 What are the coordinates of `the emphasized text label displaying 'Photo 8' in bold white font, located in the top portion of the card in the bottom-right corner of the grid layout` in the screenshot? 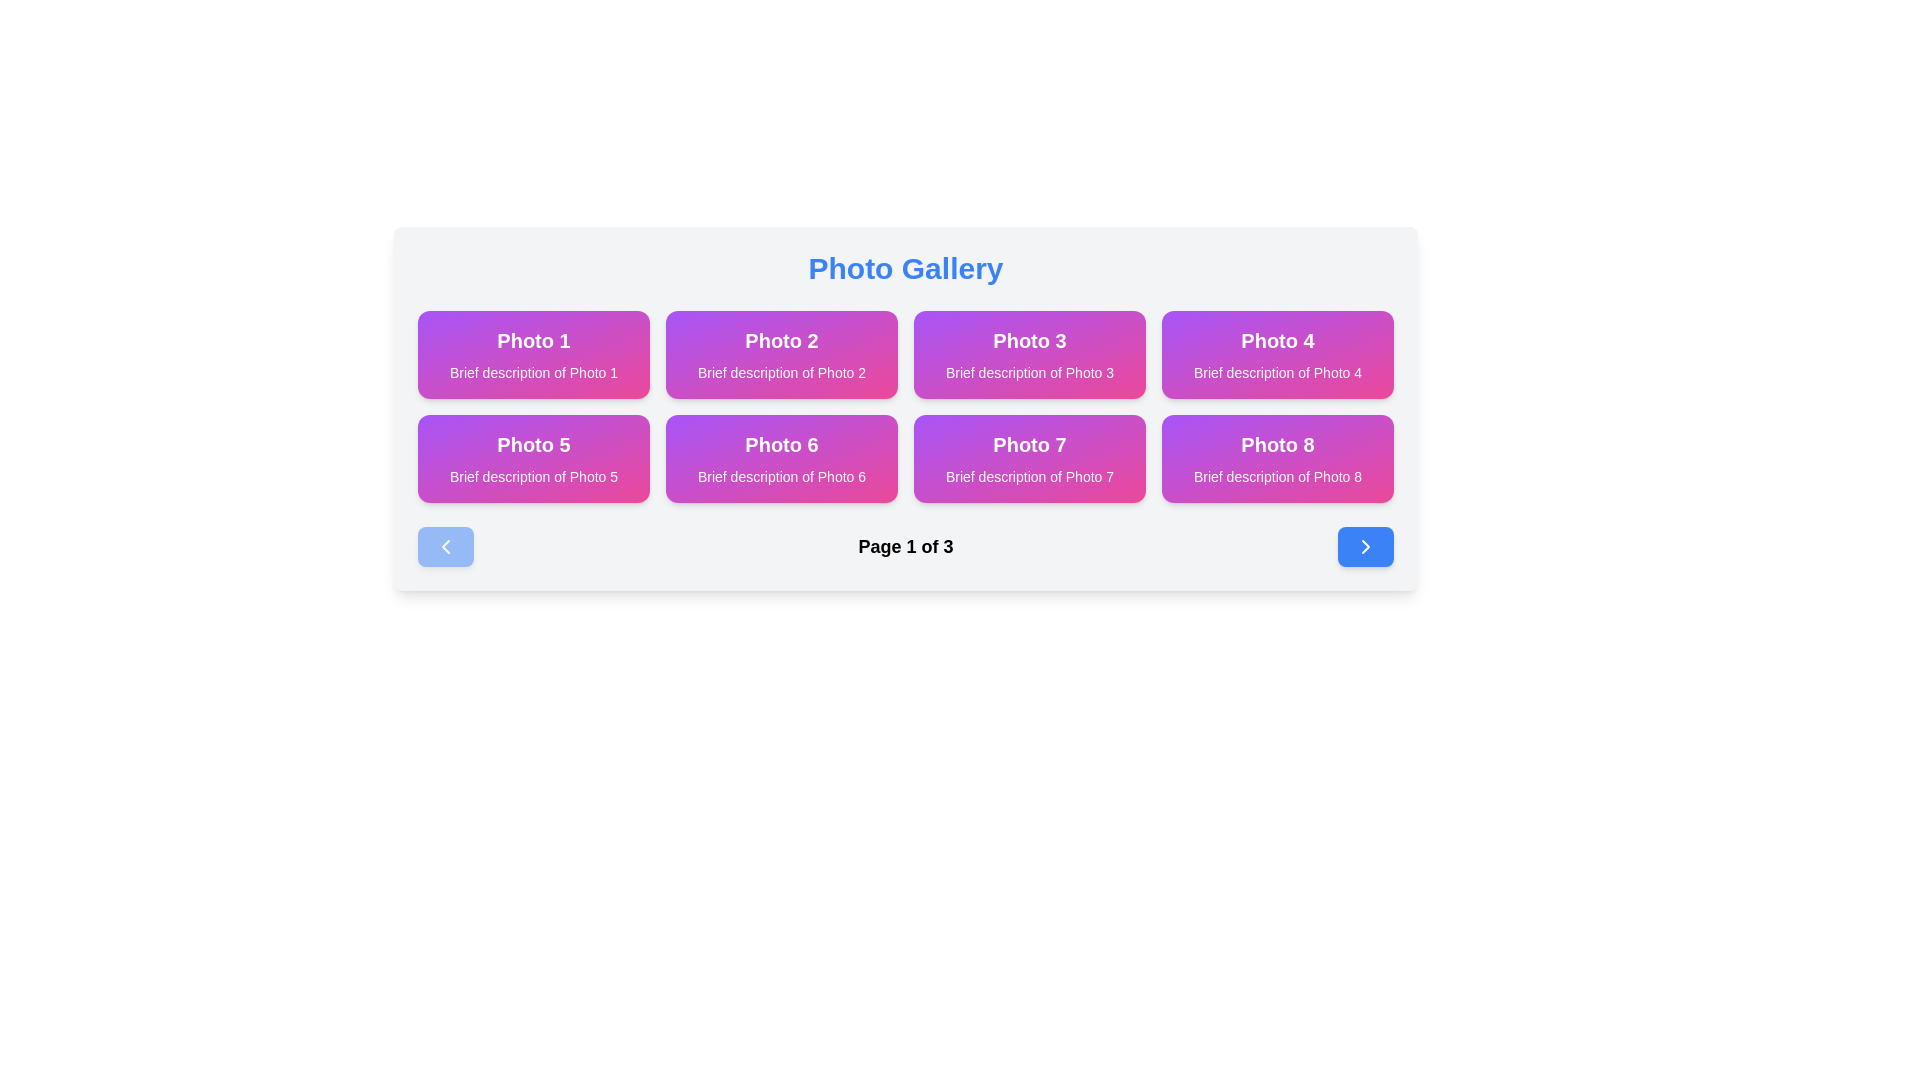 It's located at (1276, 443).